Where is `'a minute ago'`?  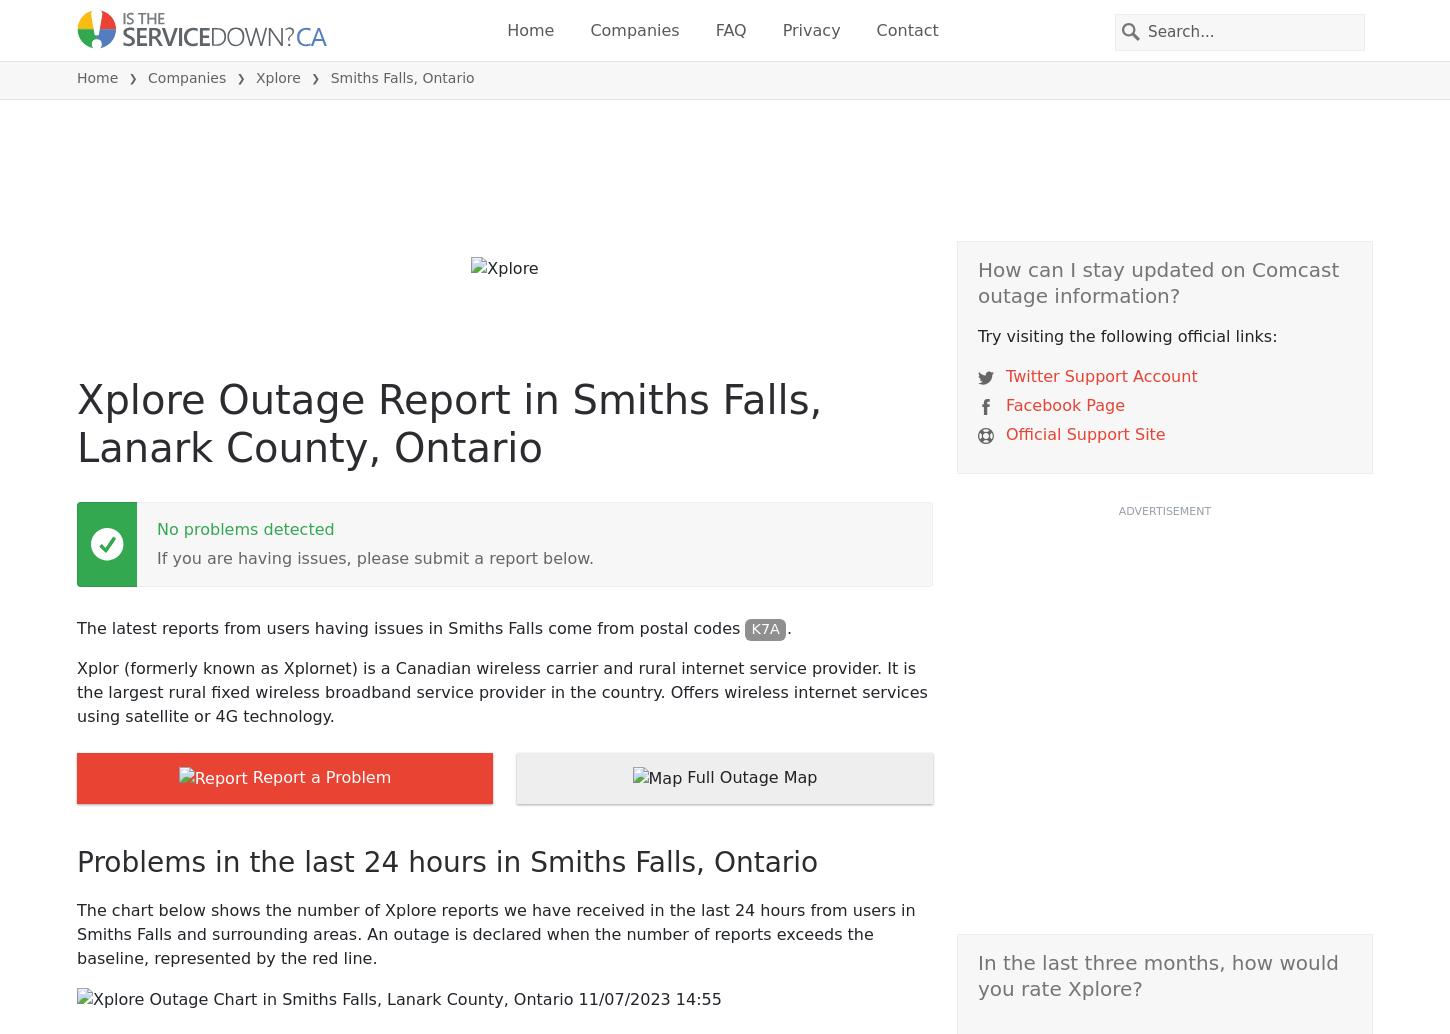 'a minute ago' is located at coordinates (604, 336).